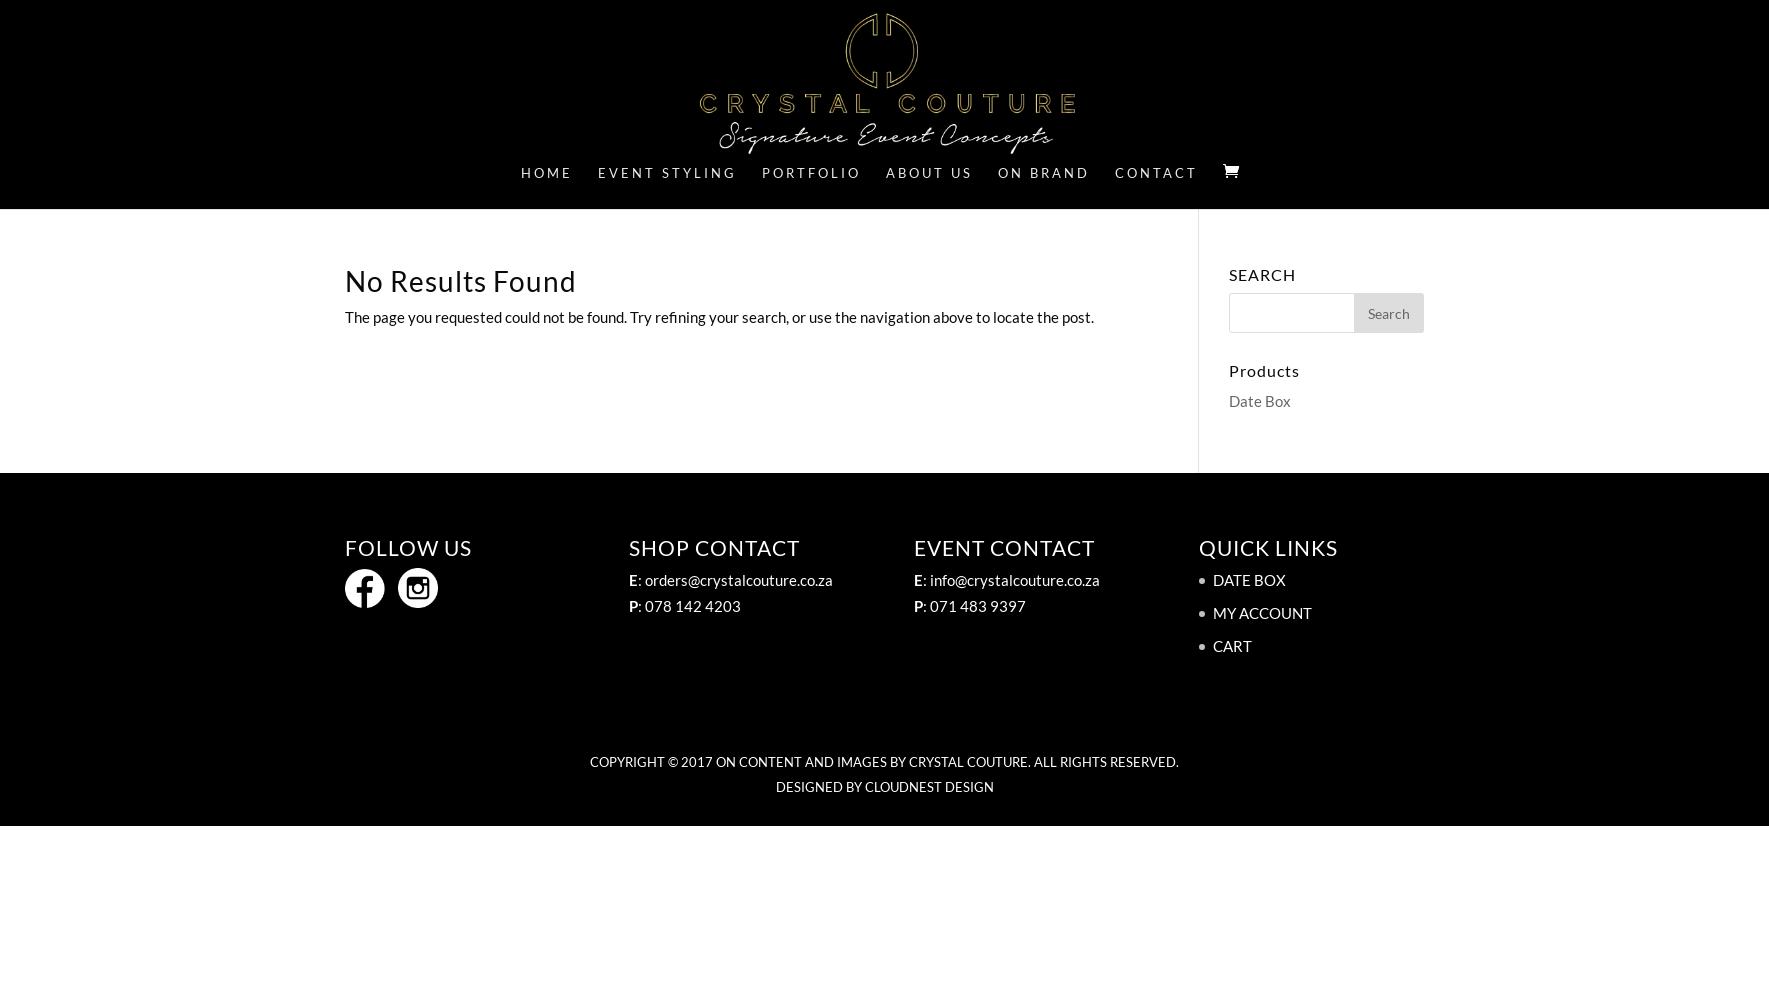 The height and width of the screenshot is (1000, 1769). Describe the element at coordinates (519, 173) in the screenshot. I see `'HOME'` at that location.